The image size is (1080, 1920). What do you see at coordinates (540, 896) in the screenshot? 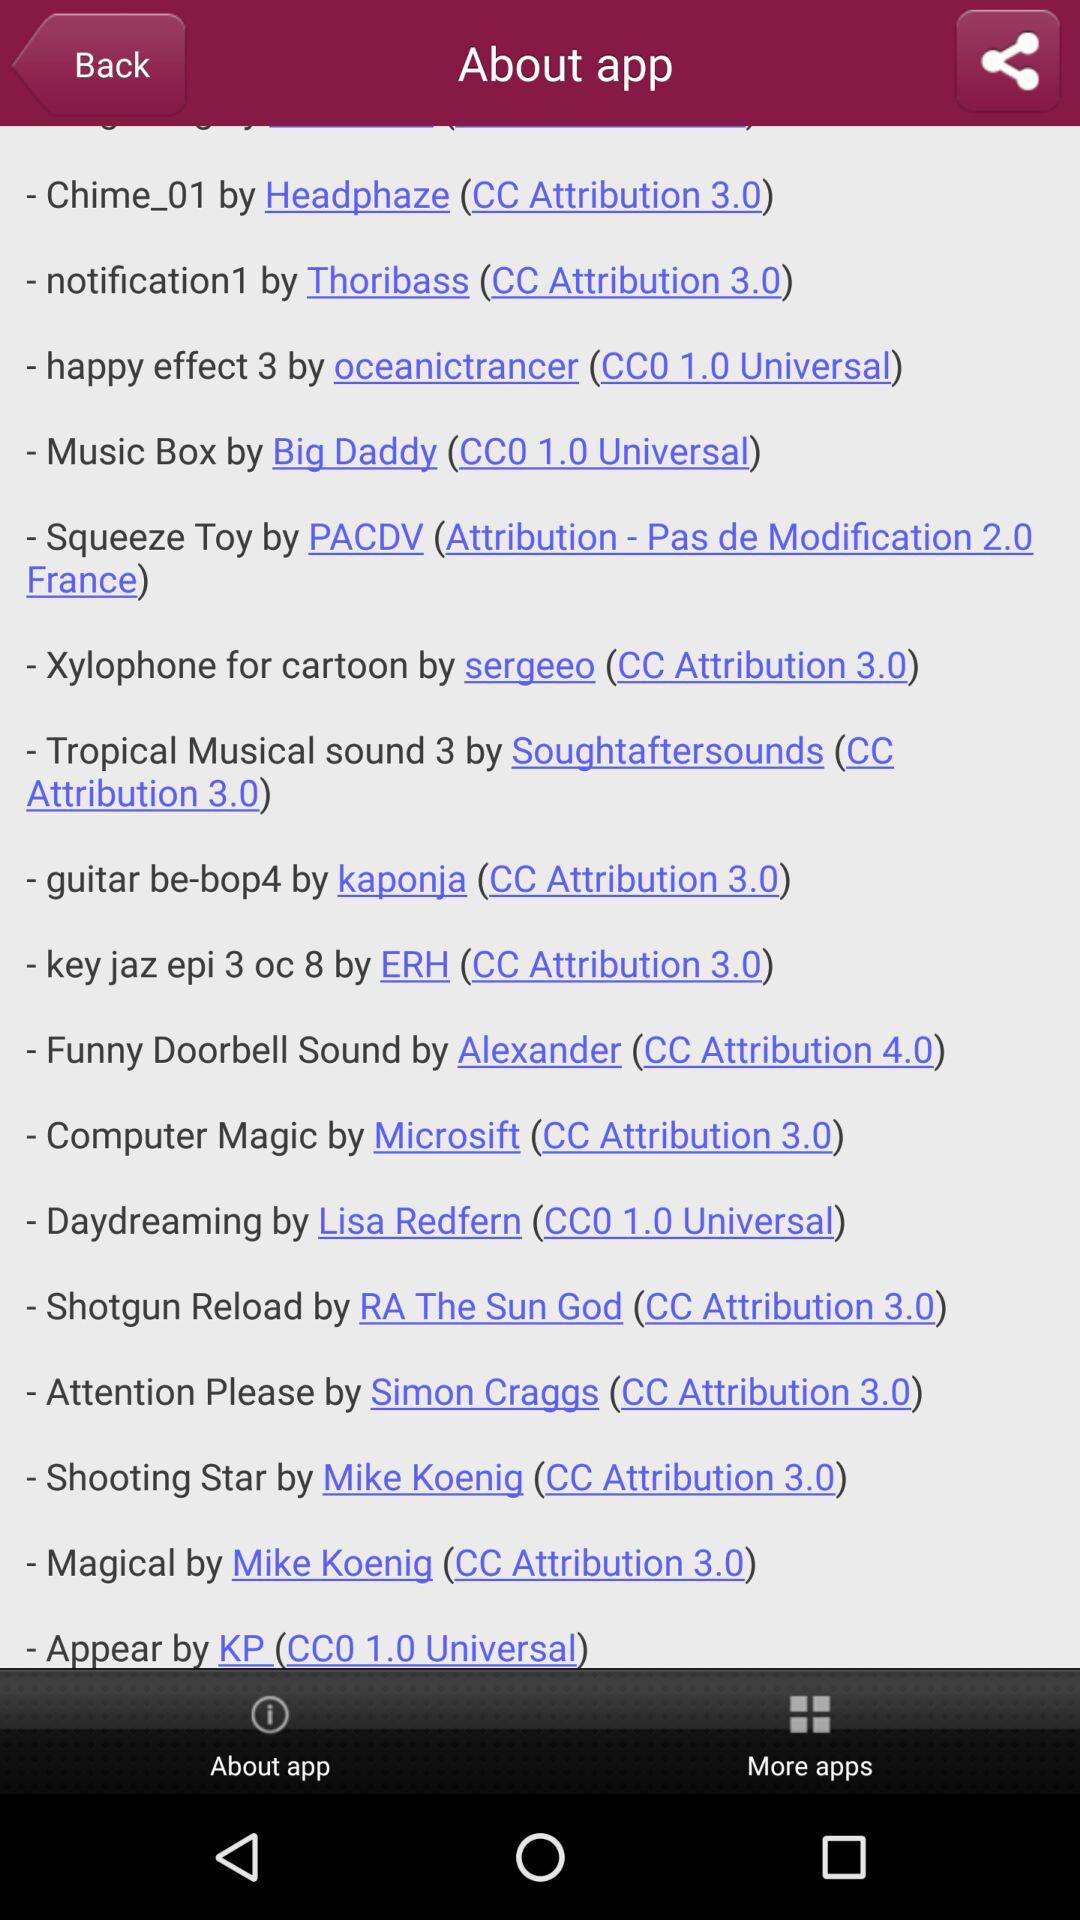
I see `the desk bell sound icon` at bounding box center [540, 896].